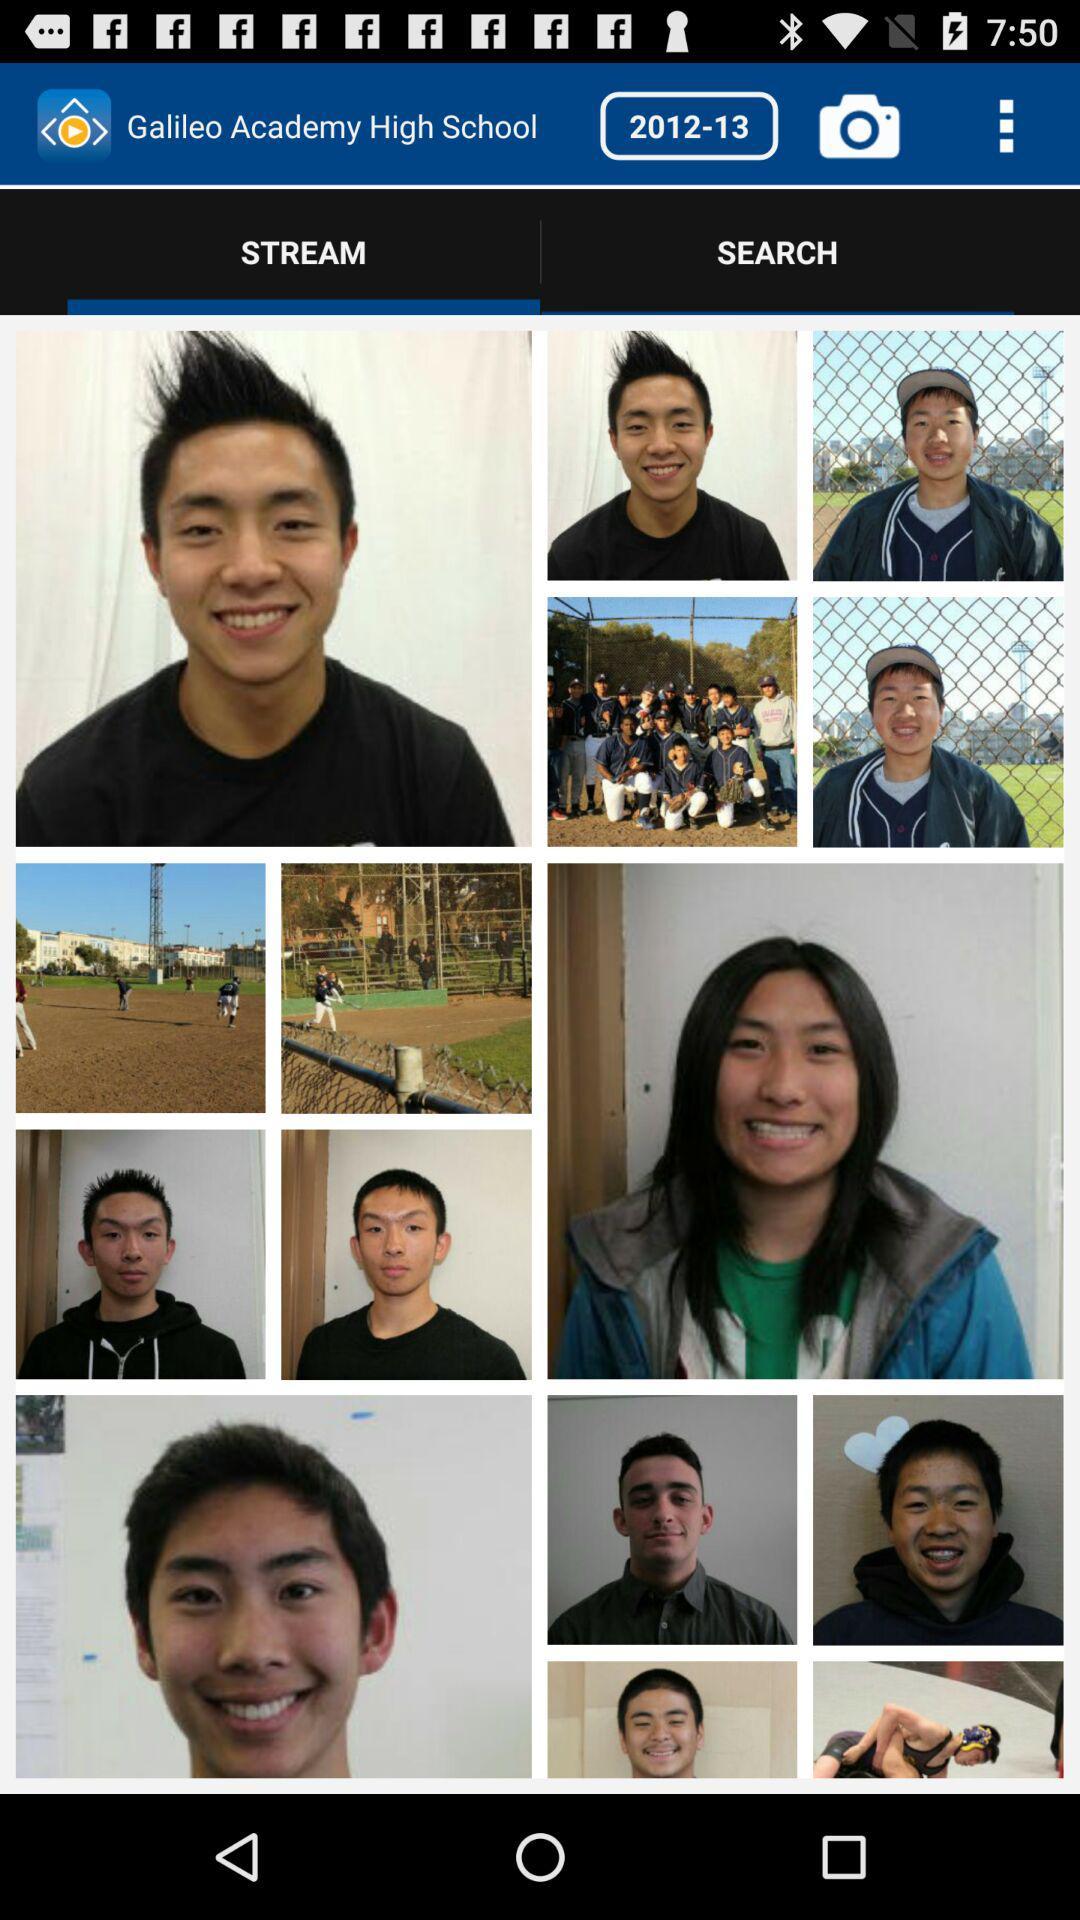 The width and height of the screenshot is (1080, 1920). Describe the element at coordinates (139, 456) in the screenshot. I see `photos page` at that location.